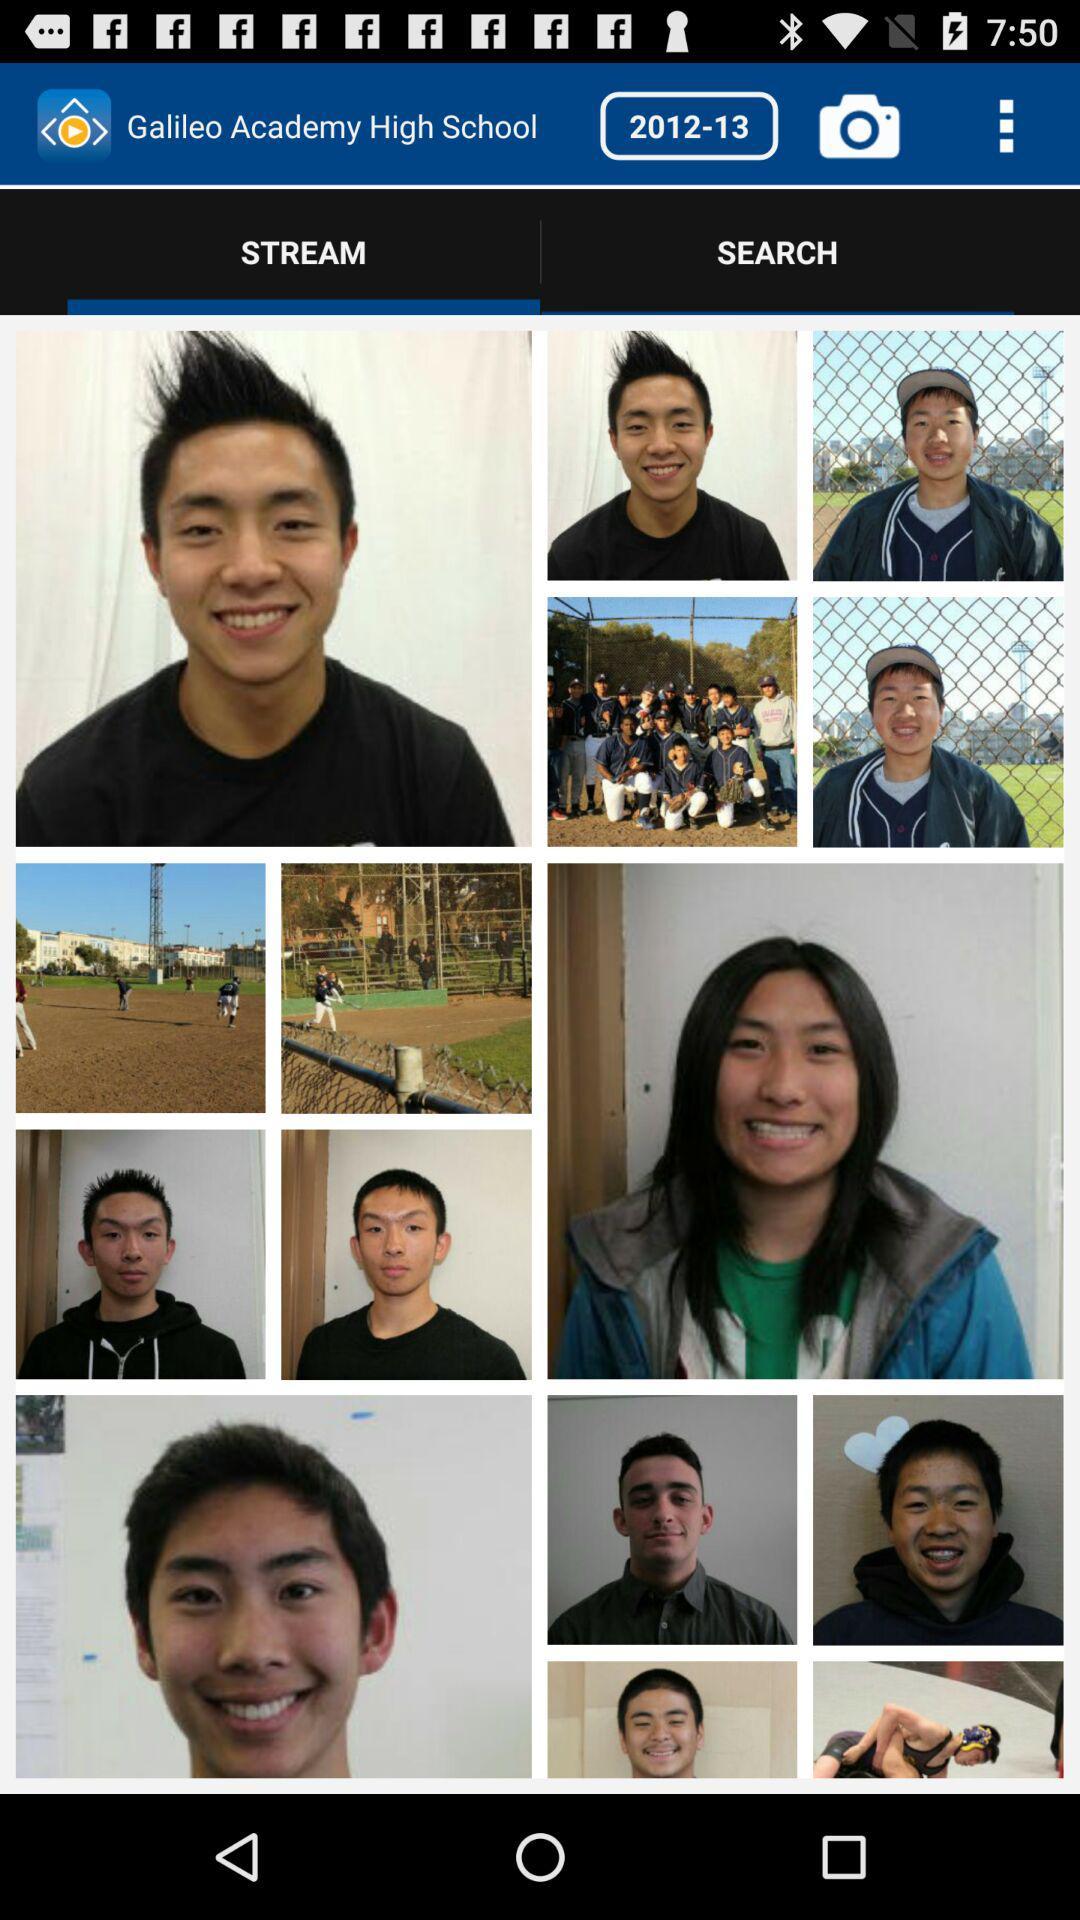 The width and height of the screenshot is (1080, 1920). Describe the element at coordinates (139, 456) in the screenshot. I see `photos page` at that location.